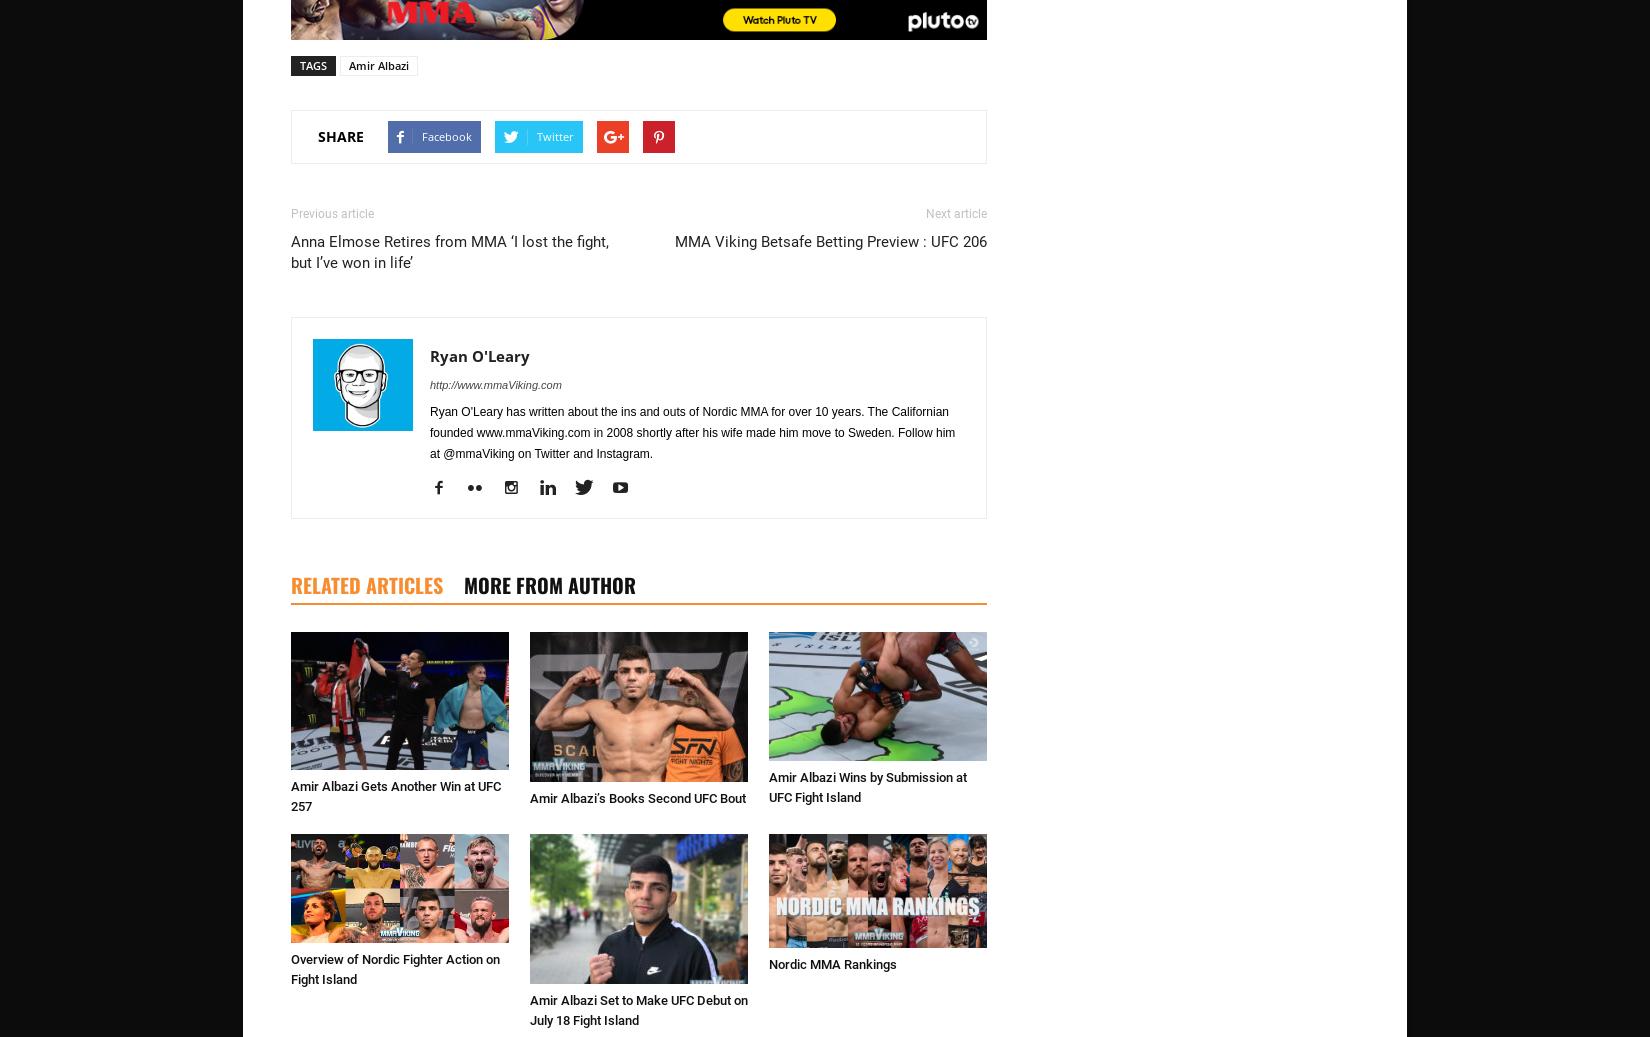 The height and width of the screenshot is (1037, 1650). What do you see at coordinates (868, 787) in the screenshot?
I see `'Amir Albazi Wins by Submission at UFC Fight Island'` at bounding box center [868, 787].